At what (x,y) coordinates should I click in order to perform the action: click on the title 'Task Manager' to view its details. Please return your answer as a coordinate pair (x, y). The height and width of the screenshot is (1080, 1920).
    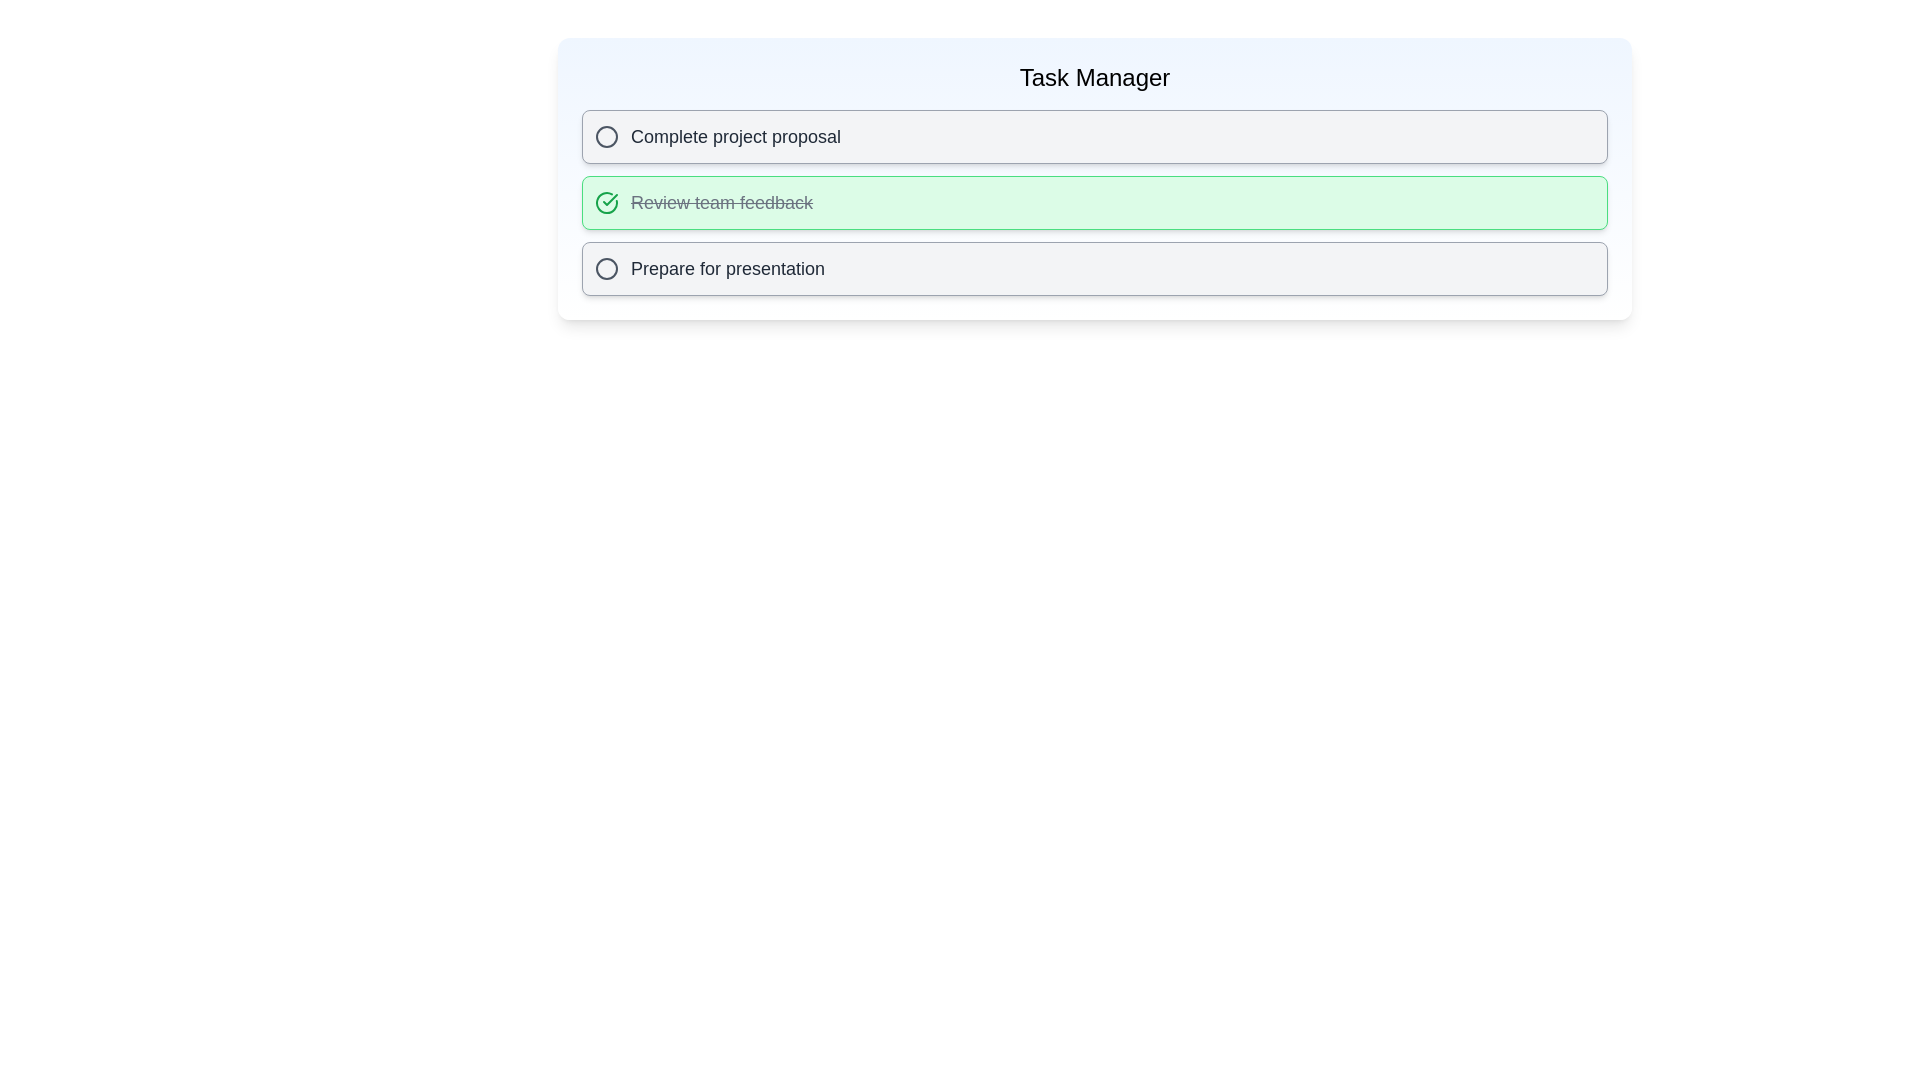
    Looking at the image, I should click on (1093, 76).